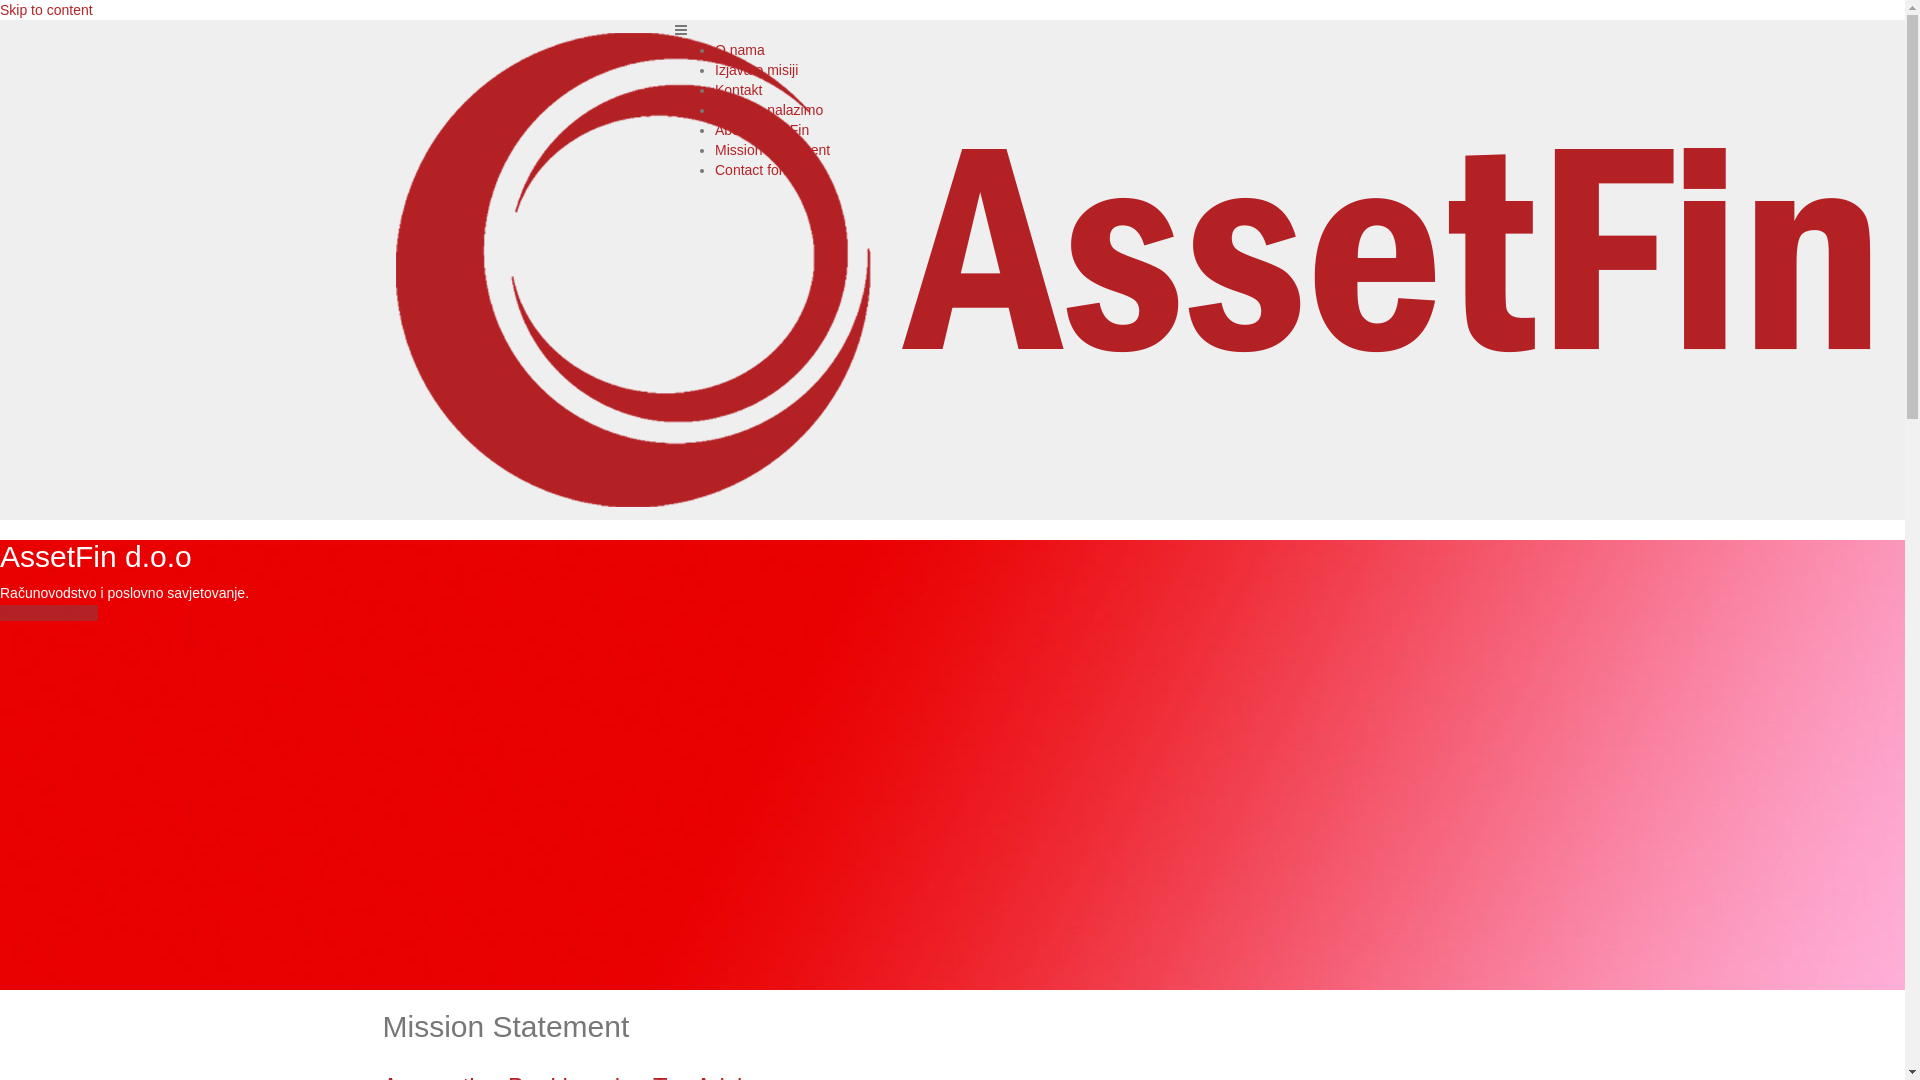 The height and width of the screenshot is (1080, 1920). Describe the element at coordinates (767, 110) in the screenshot. I see `'Gdje se nalazimo'` at that location.